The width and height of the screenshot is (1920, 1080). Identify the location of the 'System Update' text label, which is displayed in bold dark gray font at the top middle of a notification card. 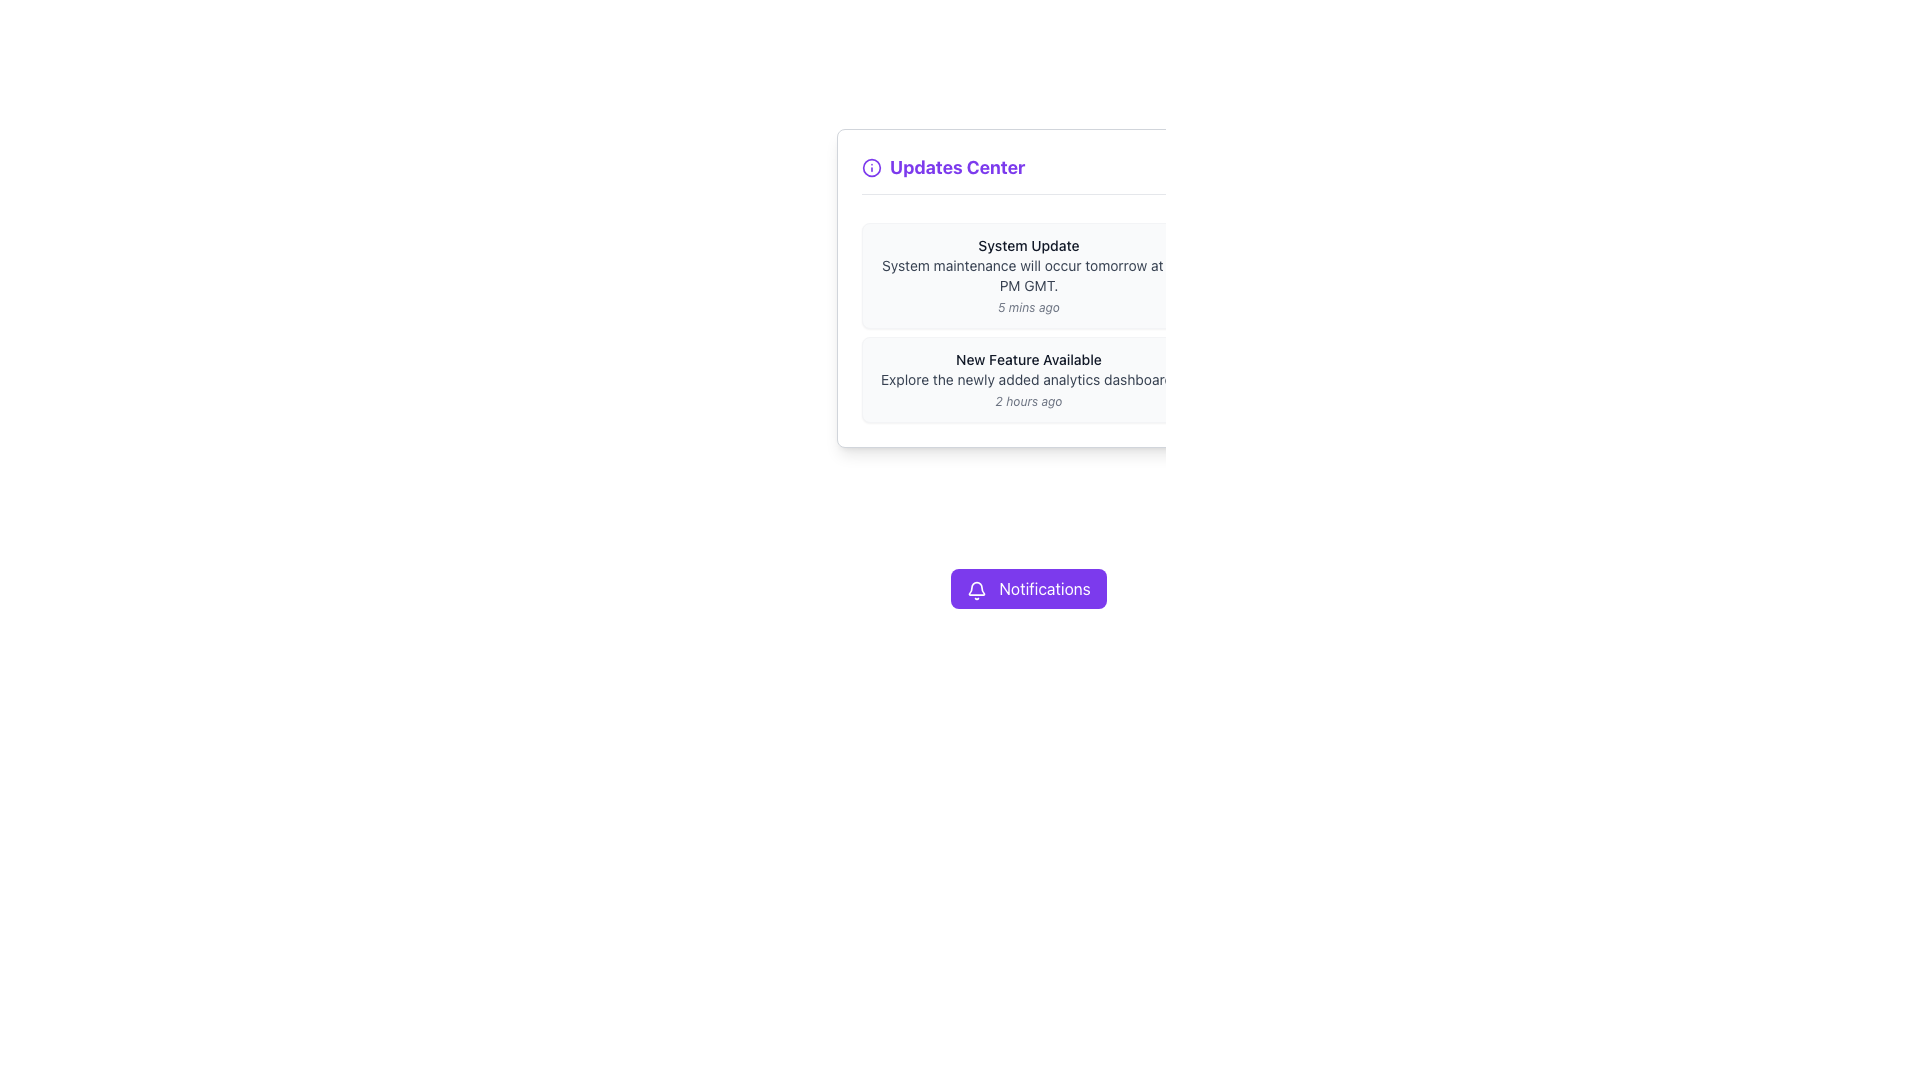
(1028, 245).